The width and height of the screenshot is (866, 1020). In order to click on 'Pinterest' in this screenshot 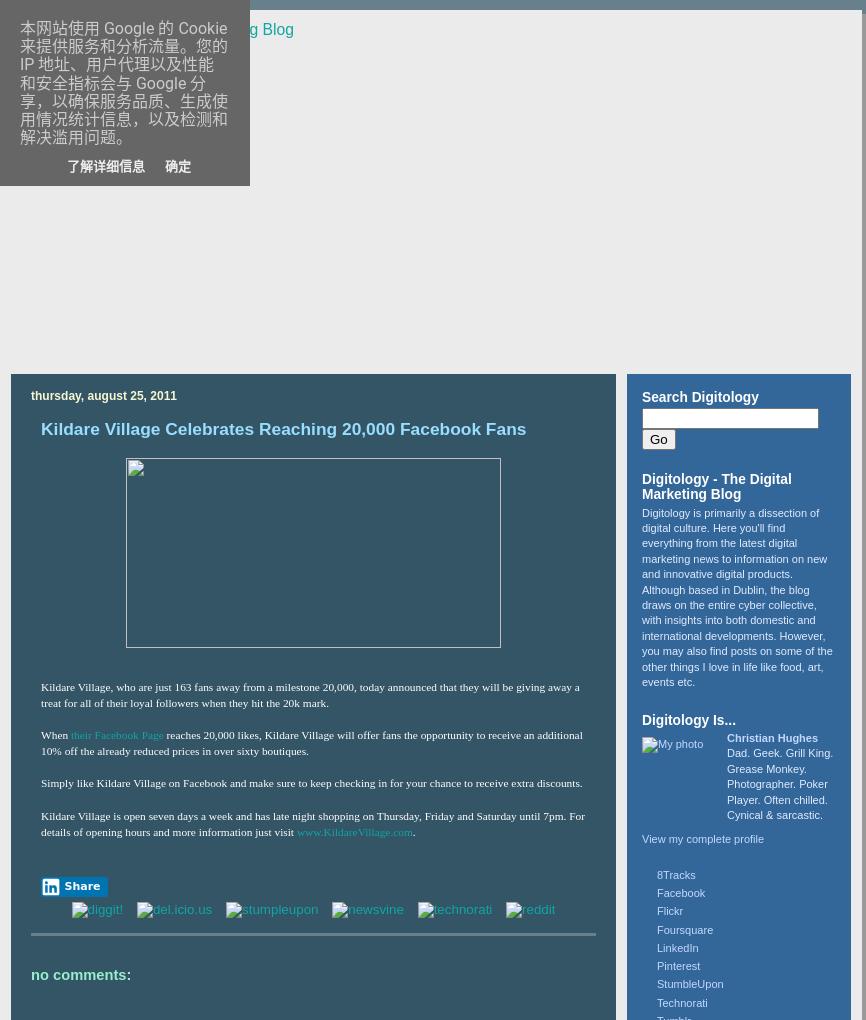, I will do `click(677, 965)`.